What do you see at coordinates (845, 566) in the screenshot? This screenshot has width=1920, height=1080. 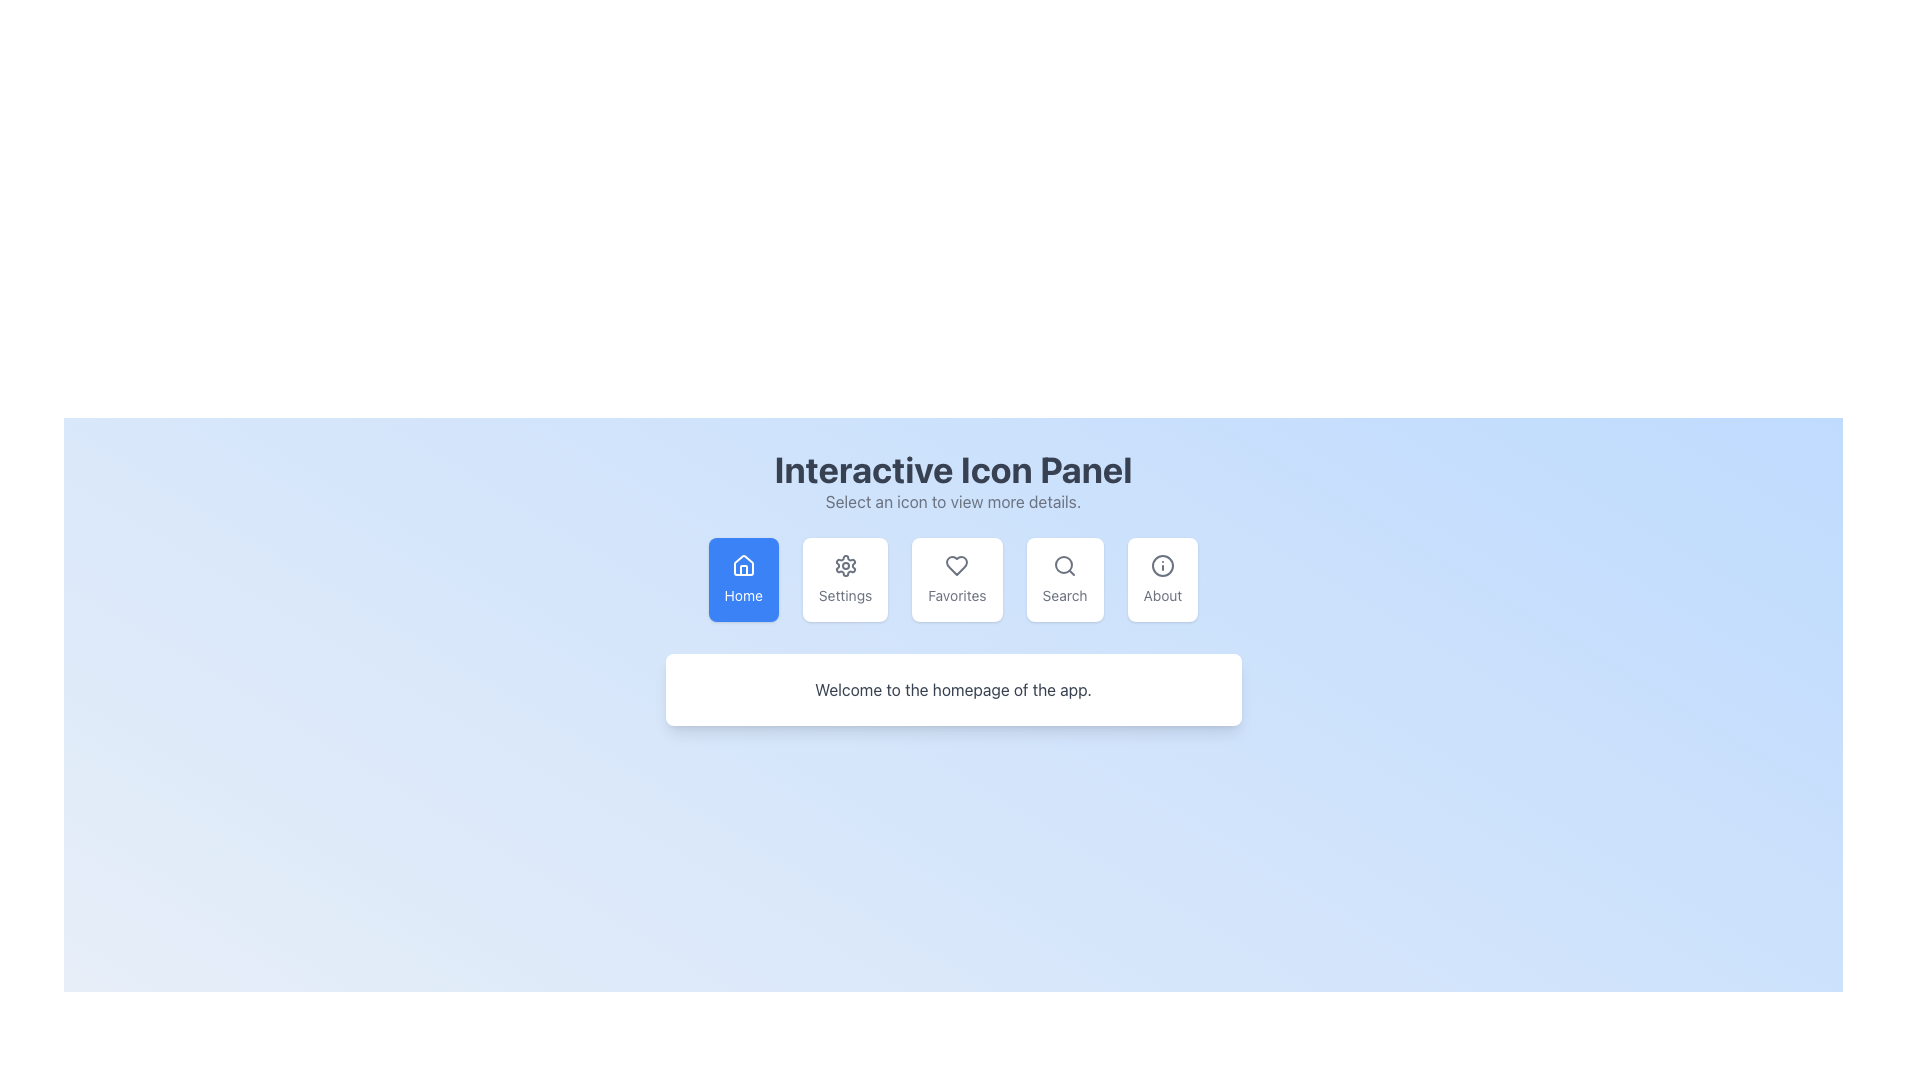 I see `the settings icon located at the top of the 'Settings' card` at bounding box center [845, 566].